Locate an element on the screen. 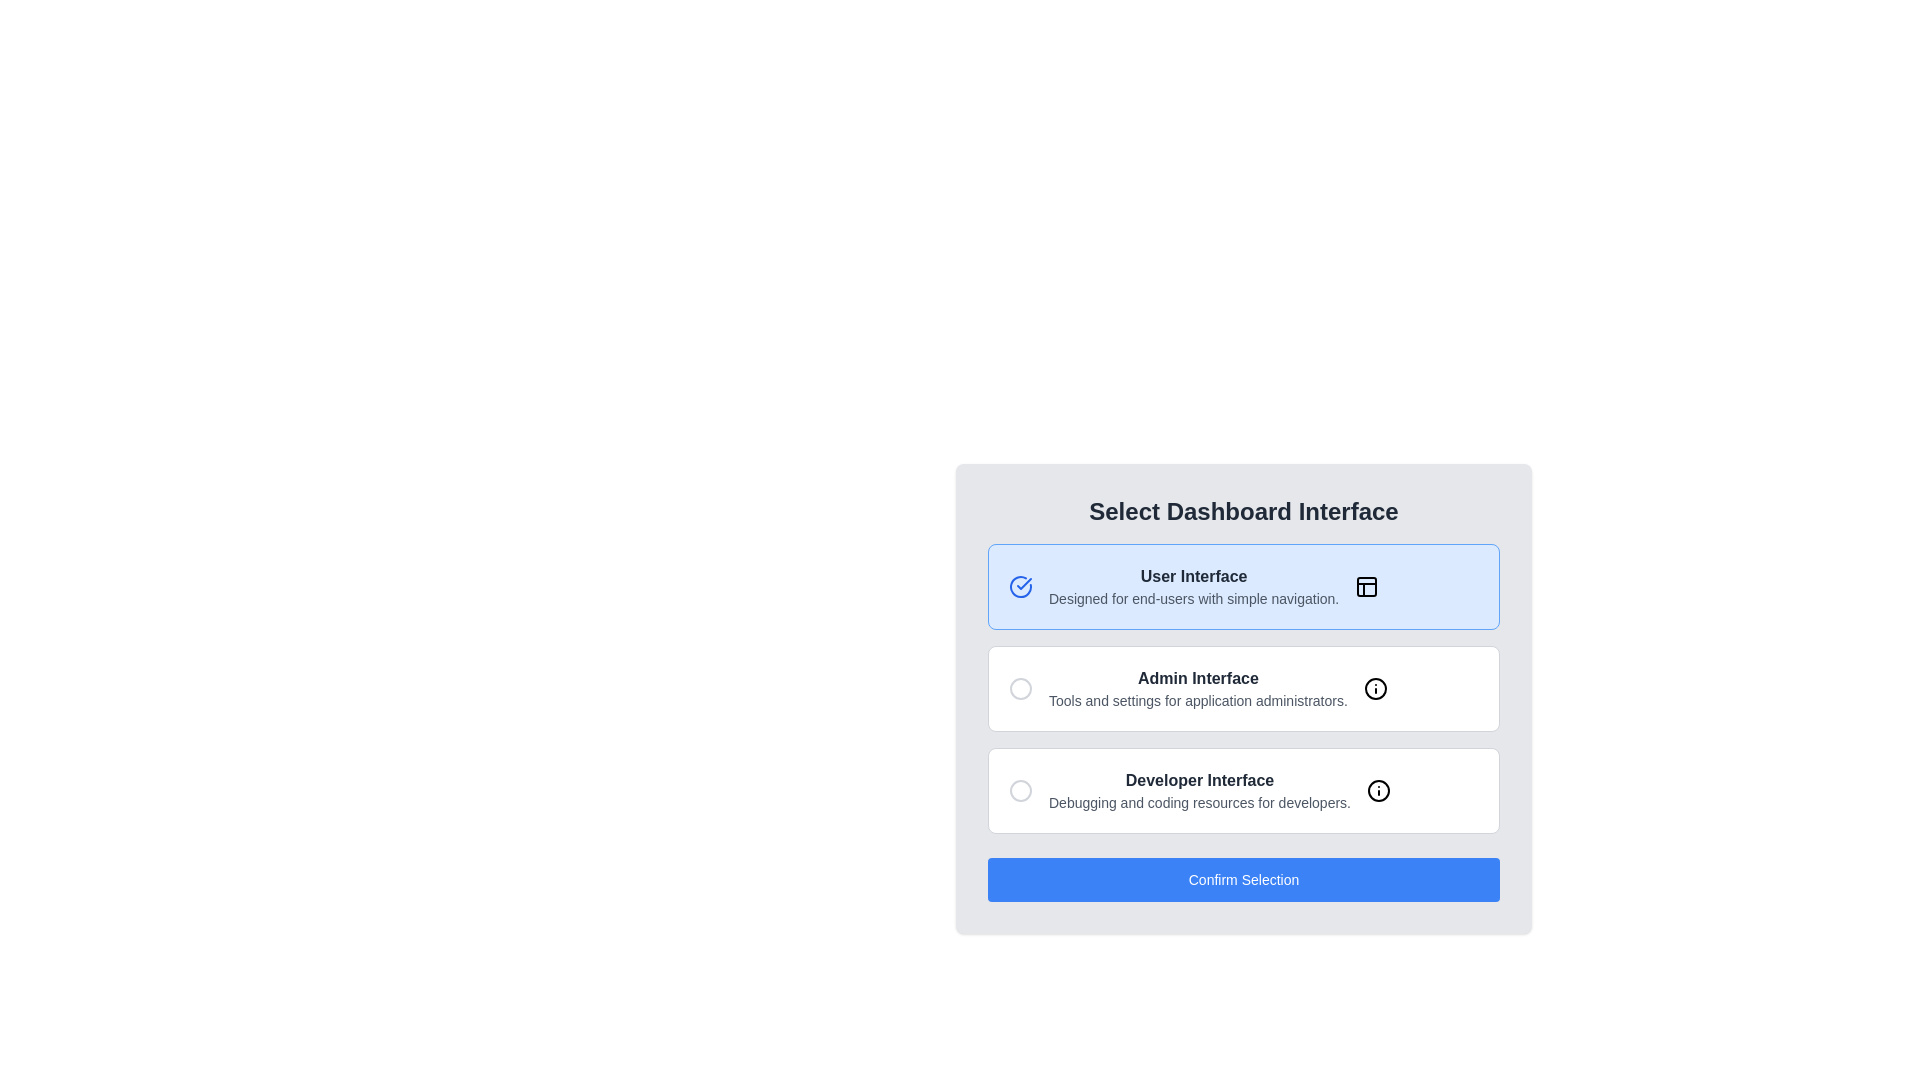 This screenshot has height=1080, width=1920. the text label that provides details about the 'Developer Interface' choice, located in the third card of the vertical list of interface selection cards, below 'Admin Interface' and above the 'Confirm Selection' button is located at coordinates (1200, 789).